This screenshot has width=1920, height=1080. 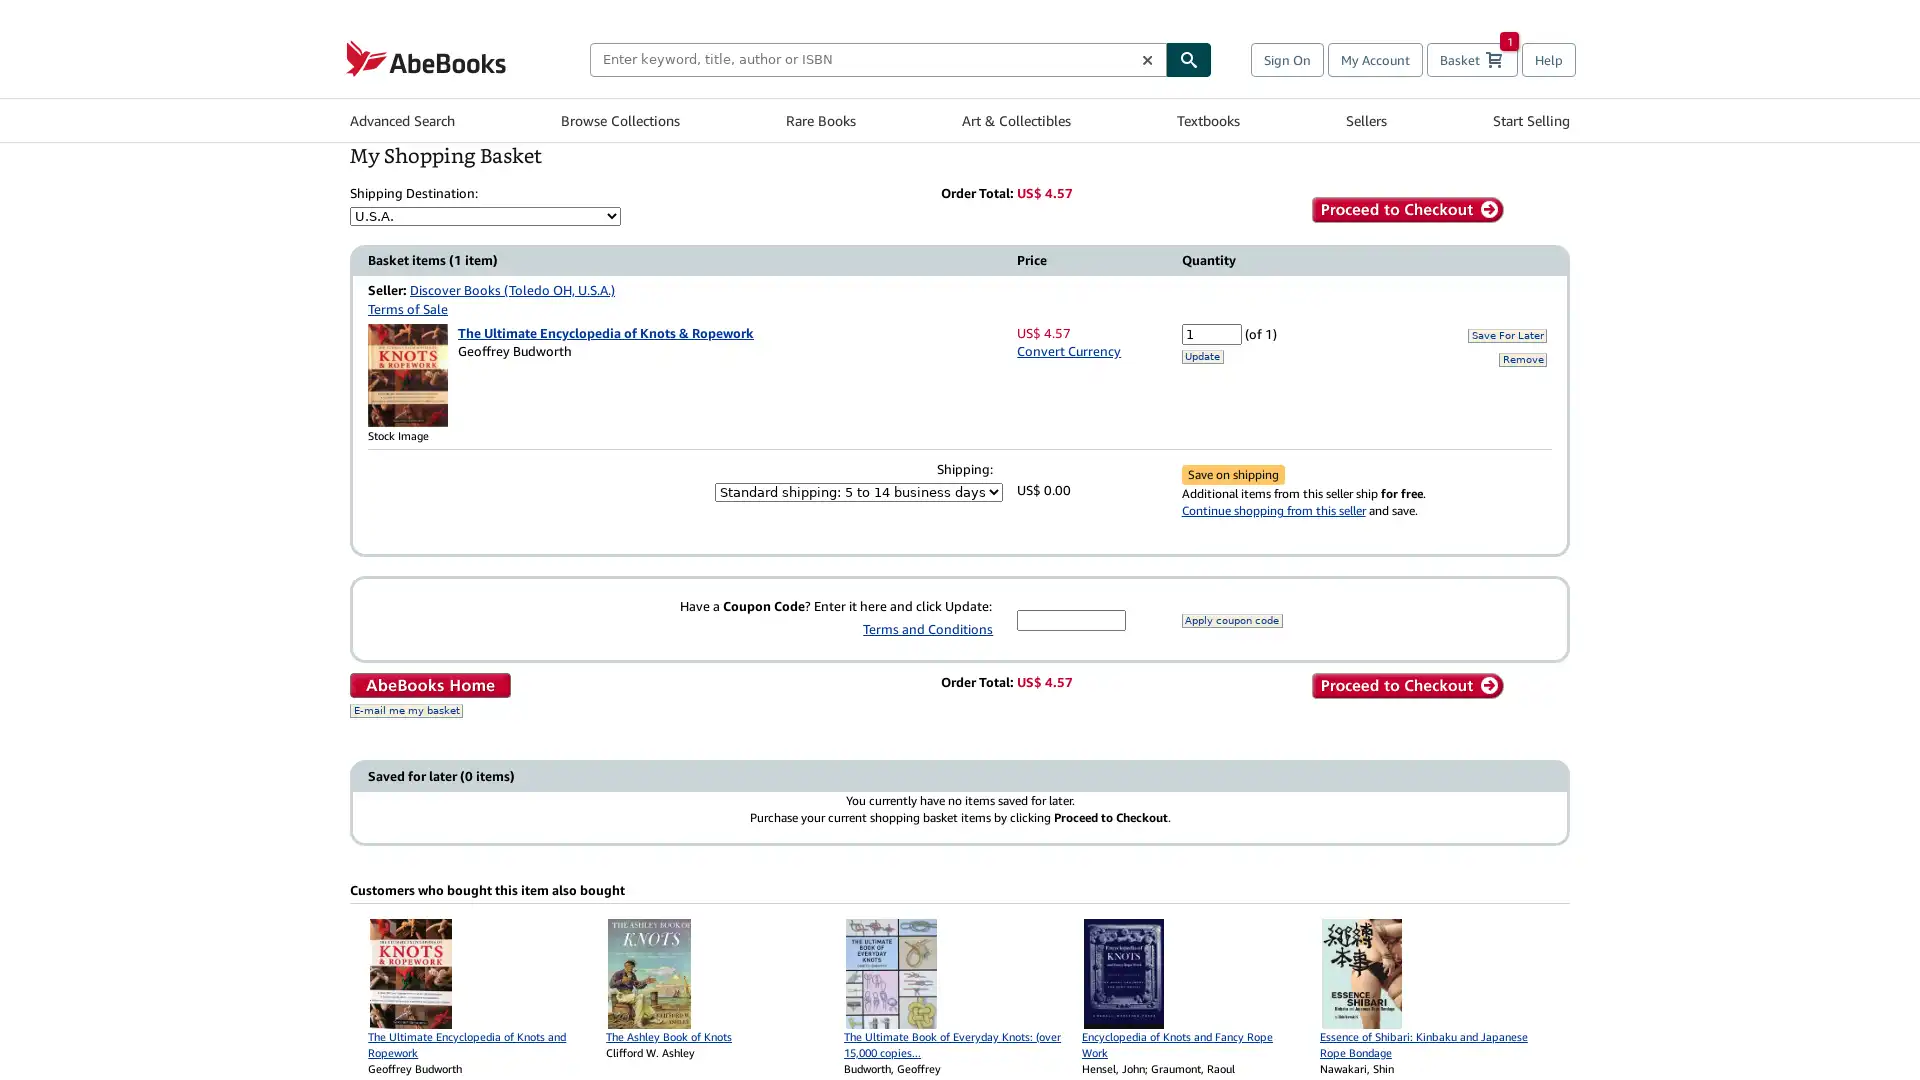 I want to click on Apply coupon code, so click(x=1230, y=619).